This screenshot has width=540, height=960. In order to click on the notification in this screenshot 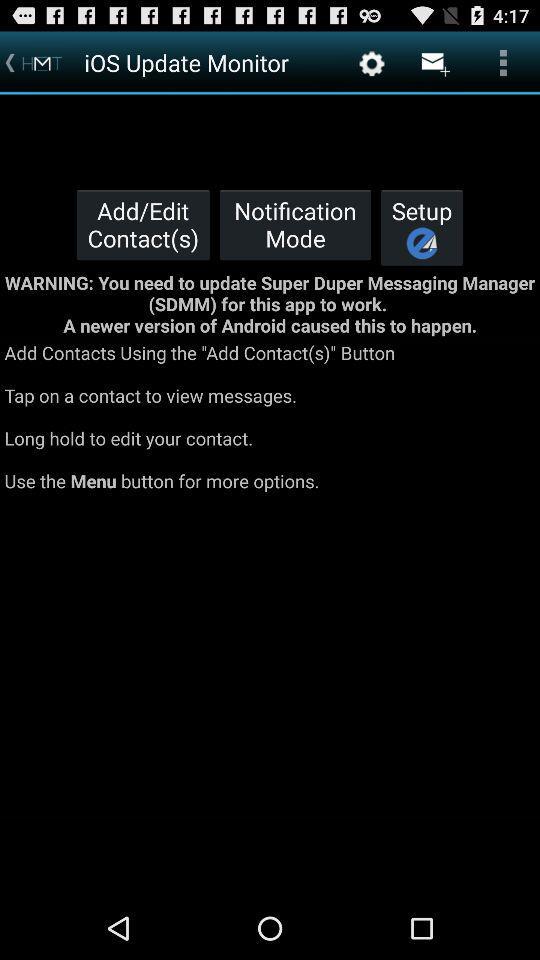, I will do `click(294, 224)`.